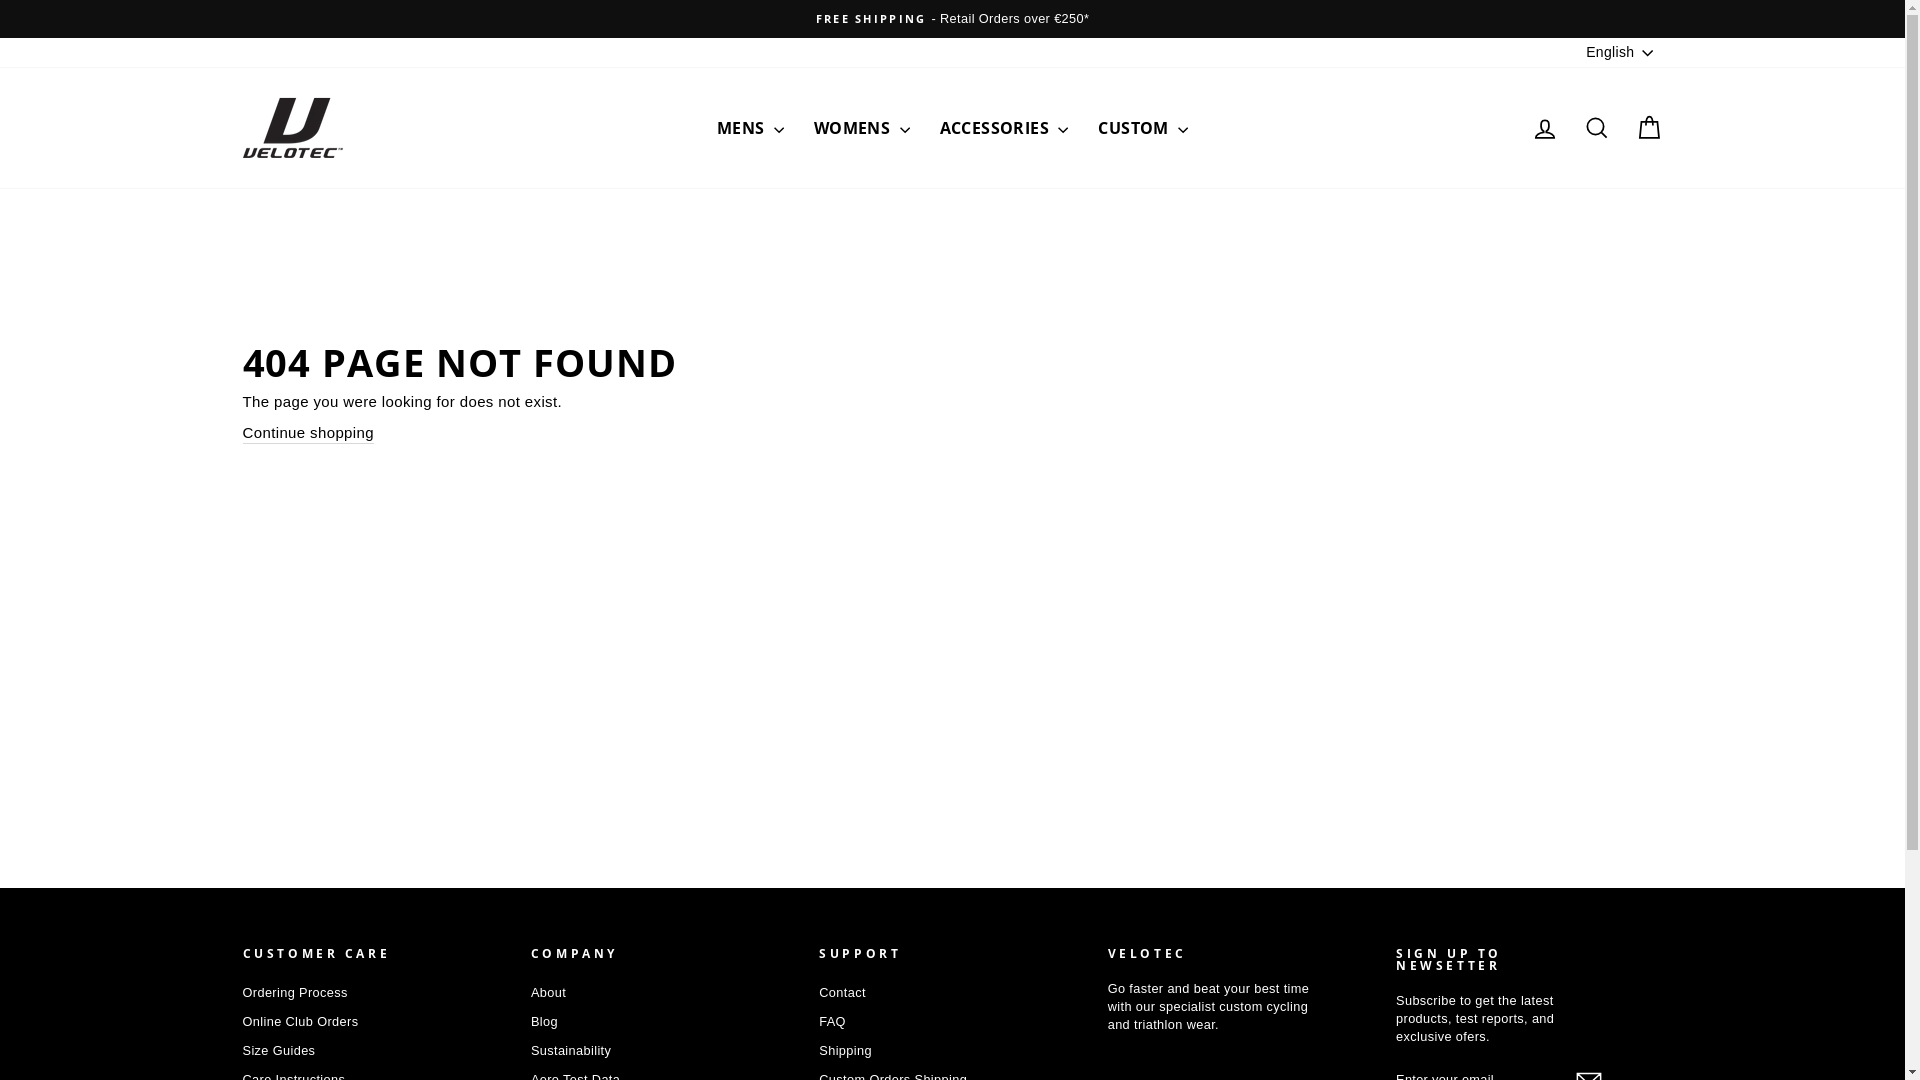 This screenshot has width=1920, height=1080. I want to click on 'About', so click(531, 992).